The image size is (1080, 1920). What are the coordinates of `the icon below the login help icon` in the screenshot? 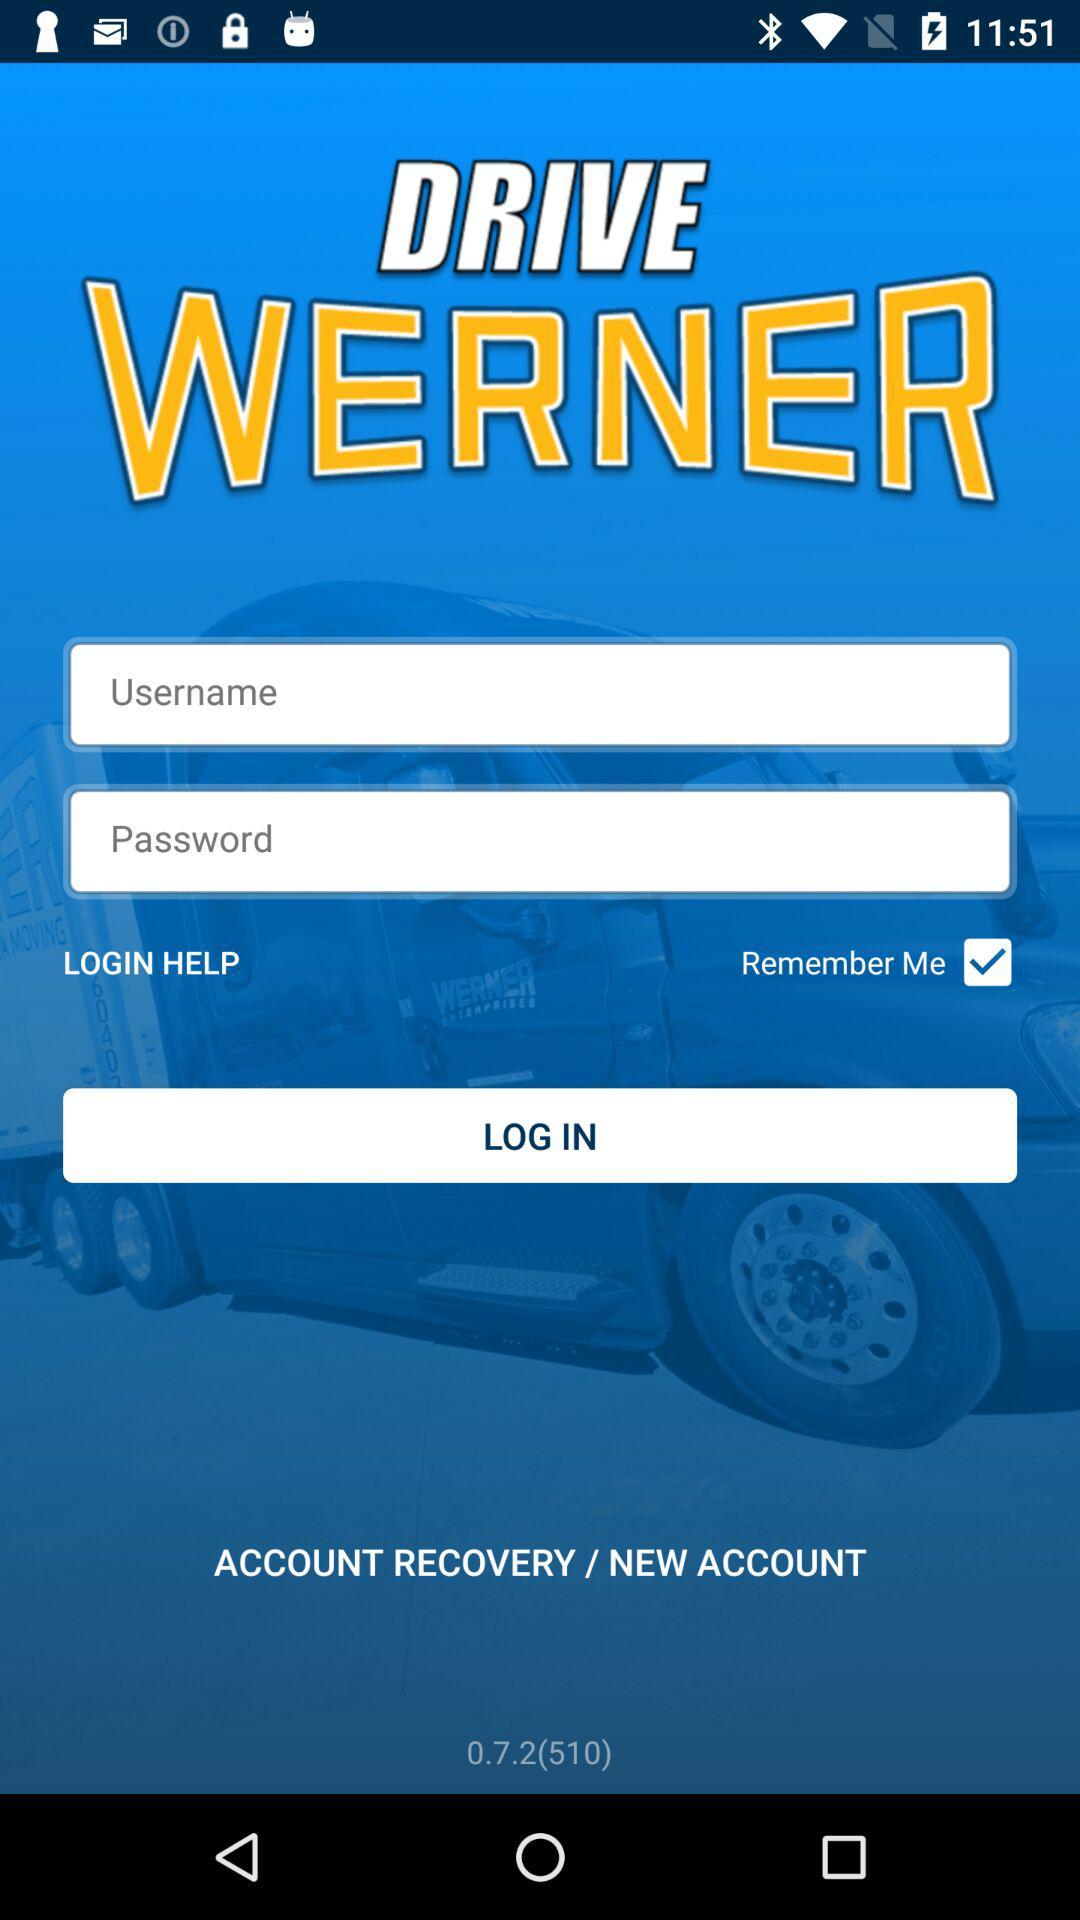 It's located at (540, 1135).